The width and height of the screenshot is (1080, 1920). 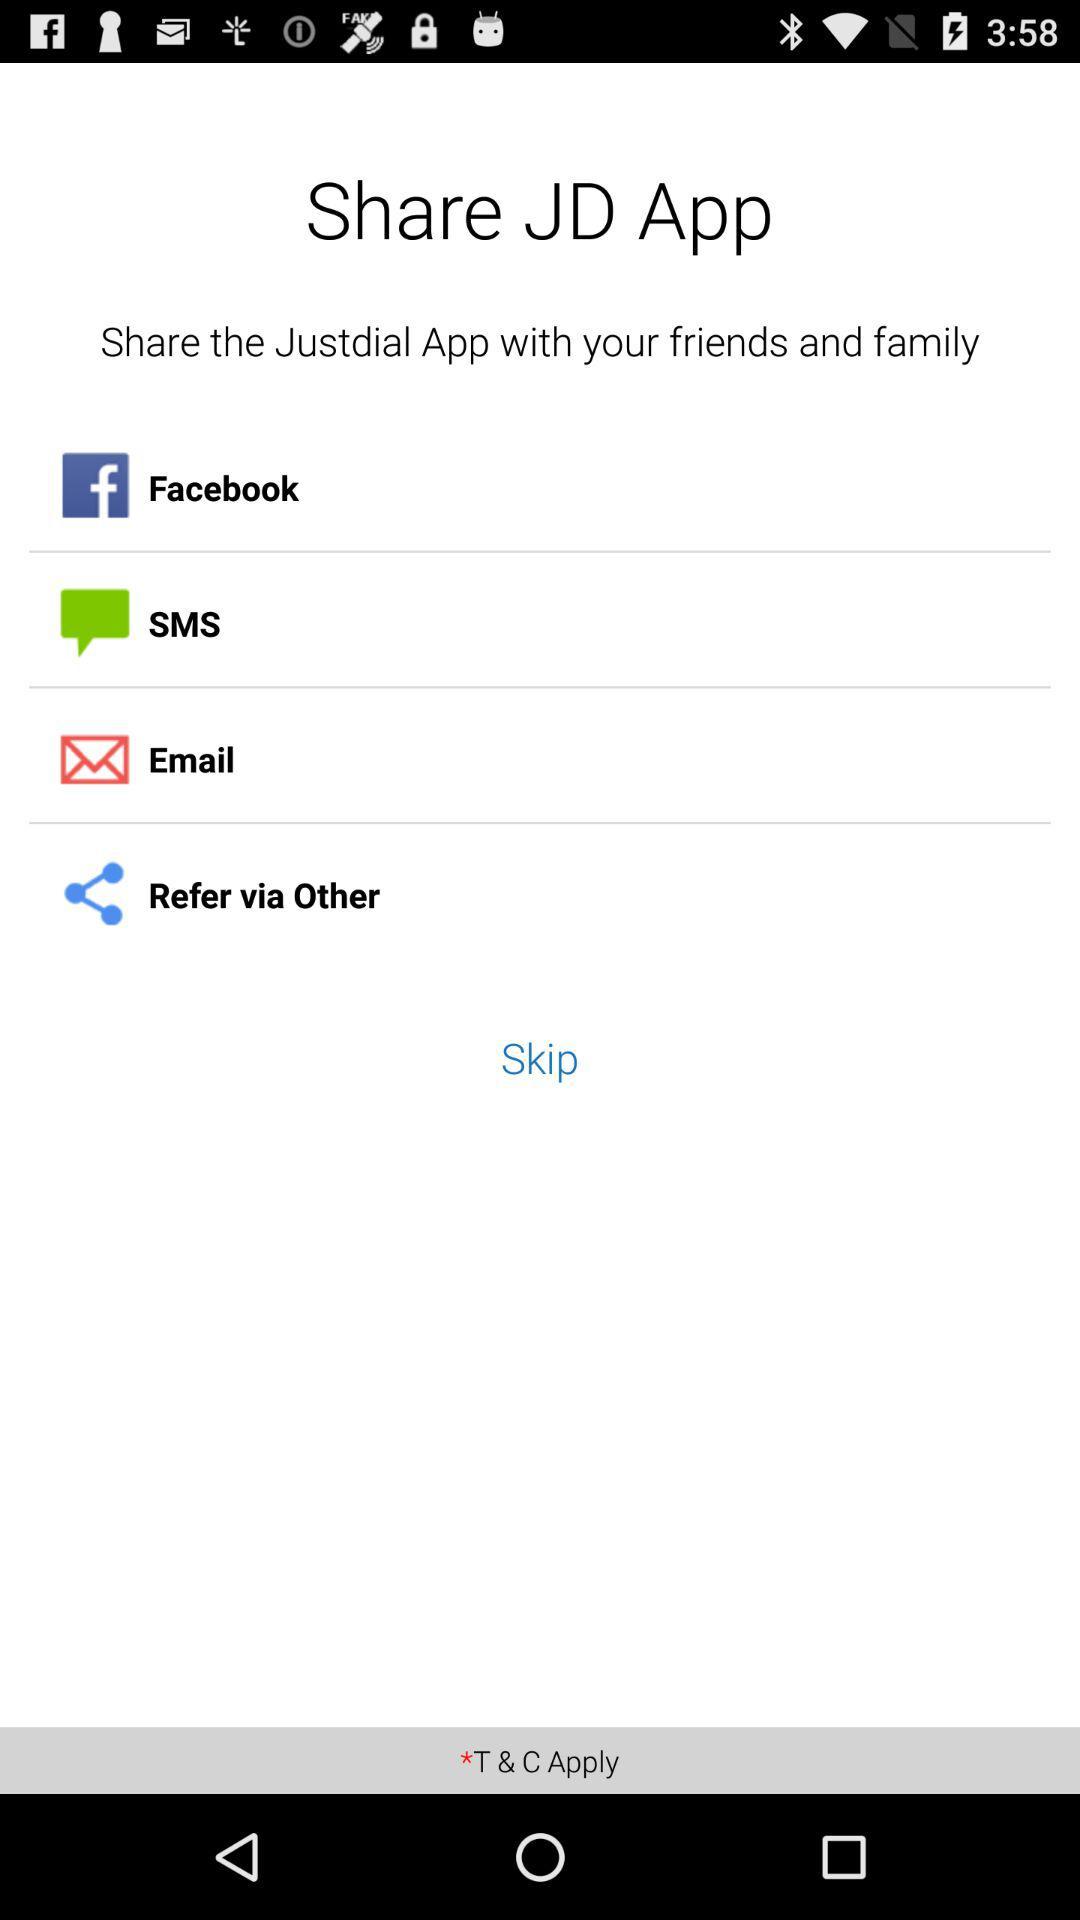 What do you see at coordinates (540, 487) in the screenshot?
I see `the facebook icon` at bounding box center [540, 487].